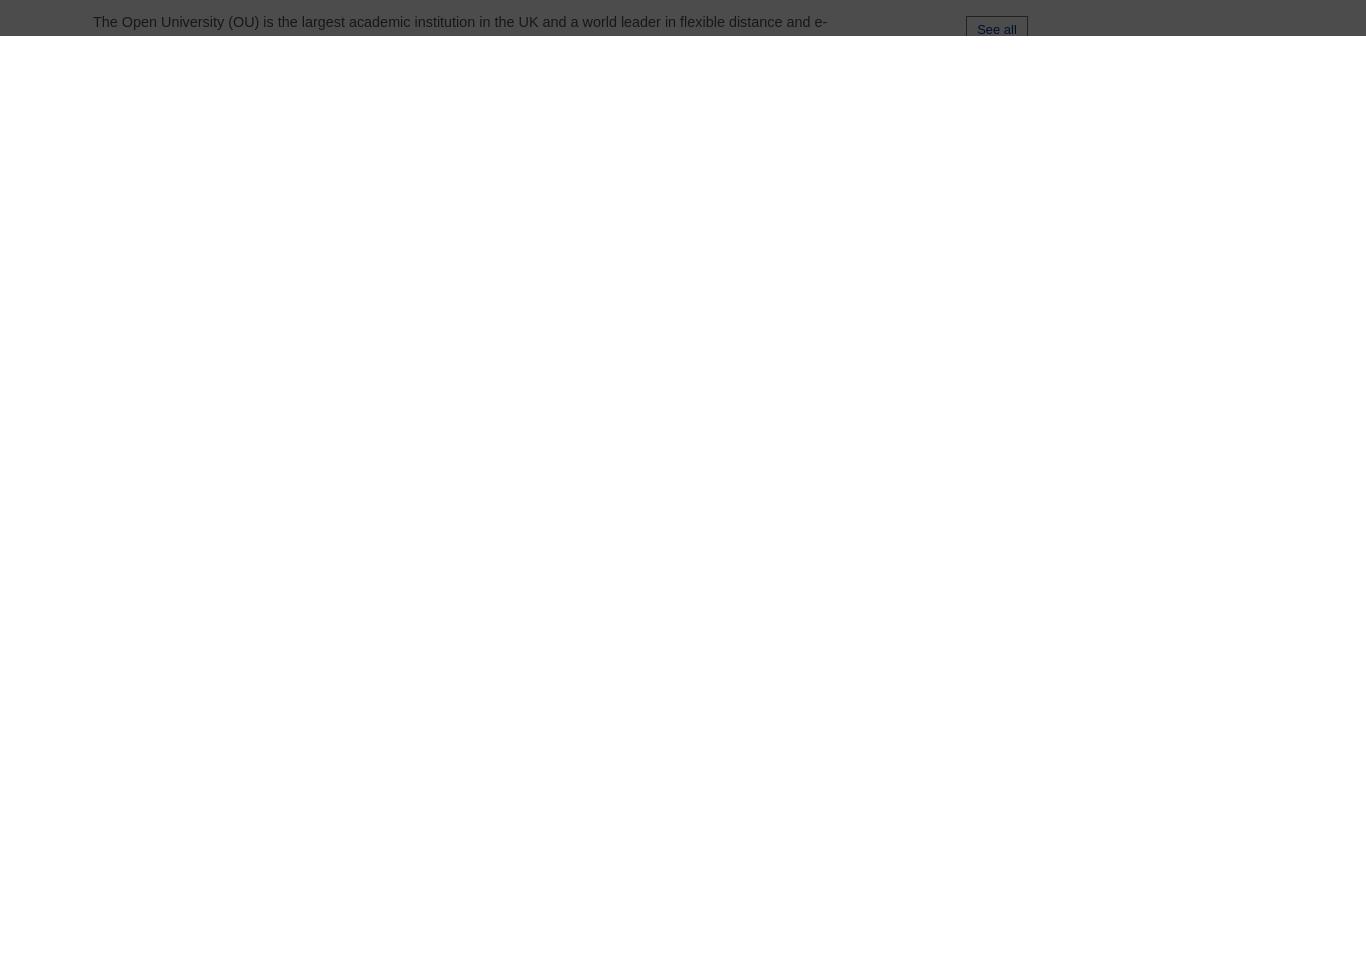  Describe the element at coordinates (1100, 510) in the screenshot. I see `'Privacy policy'` at that location.